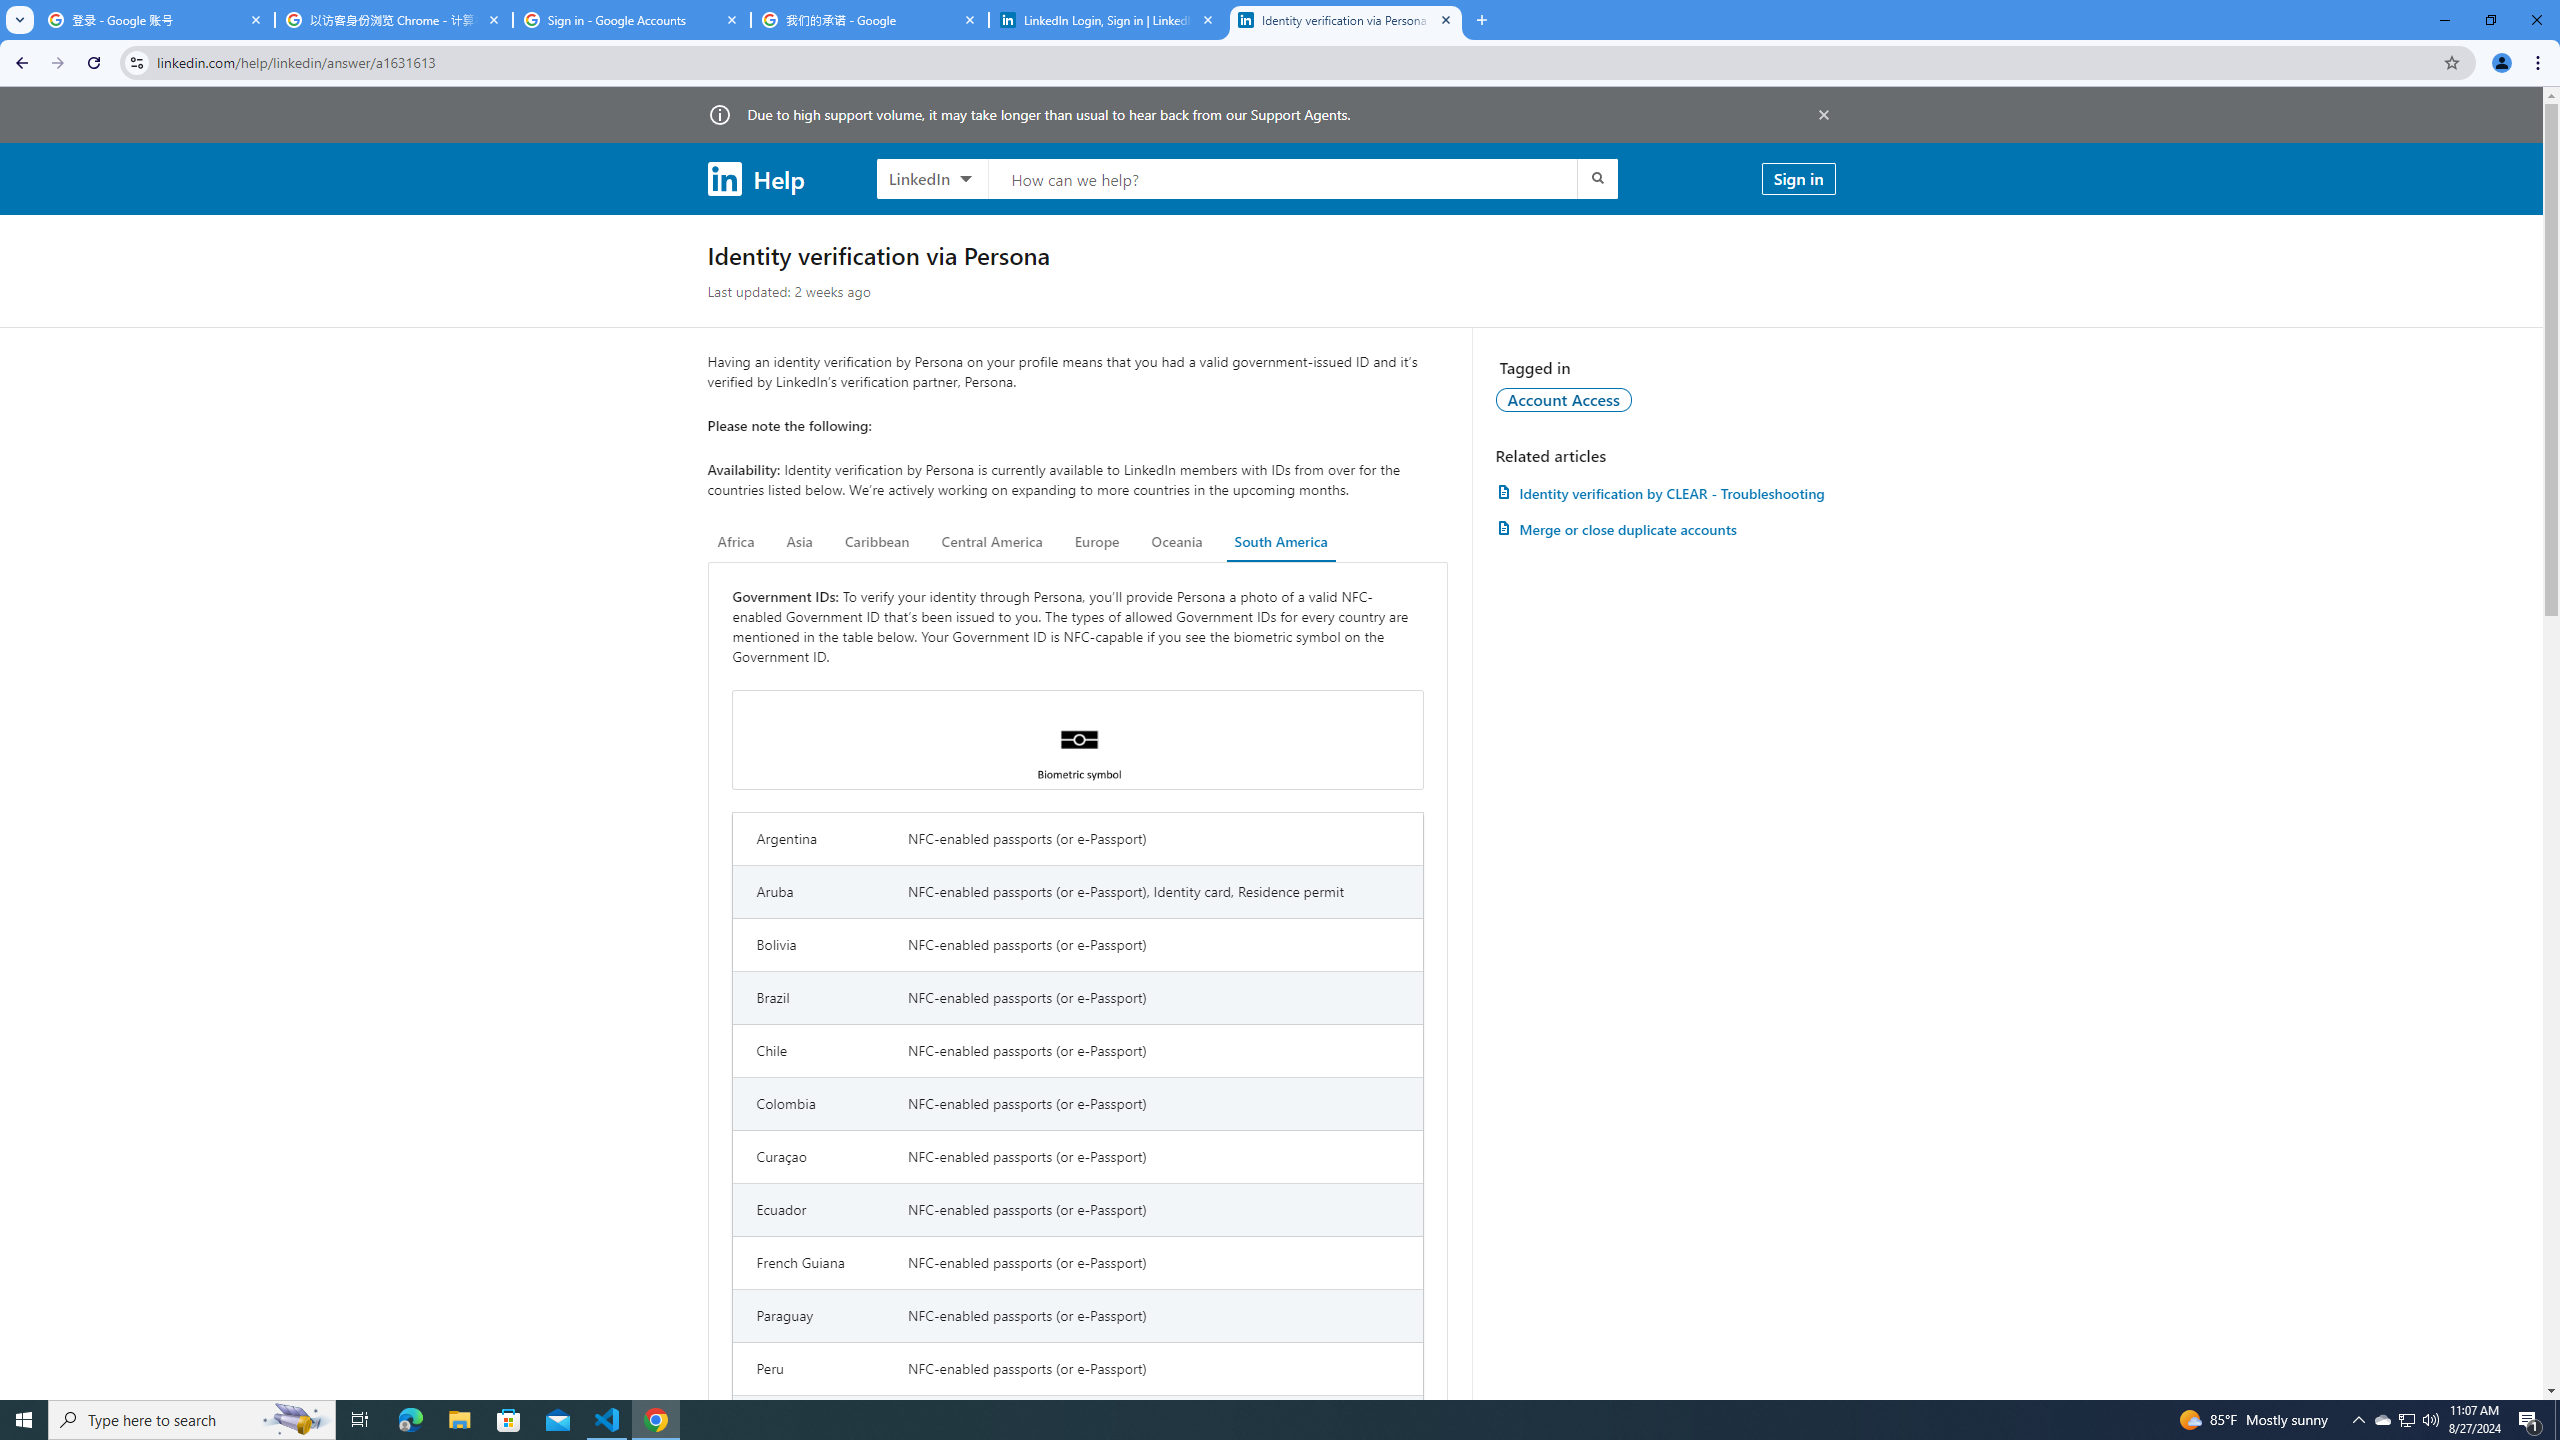 The height and width of the screenshot is (1440, 2560). What do you see at coordinates (1597, 177) in the screenshot?
I see `'Submit search'` at bounding box center [1597, 177].